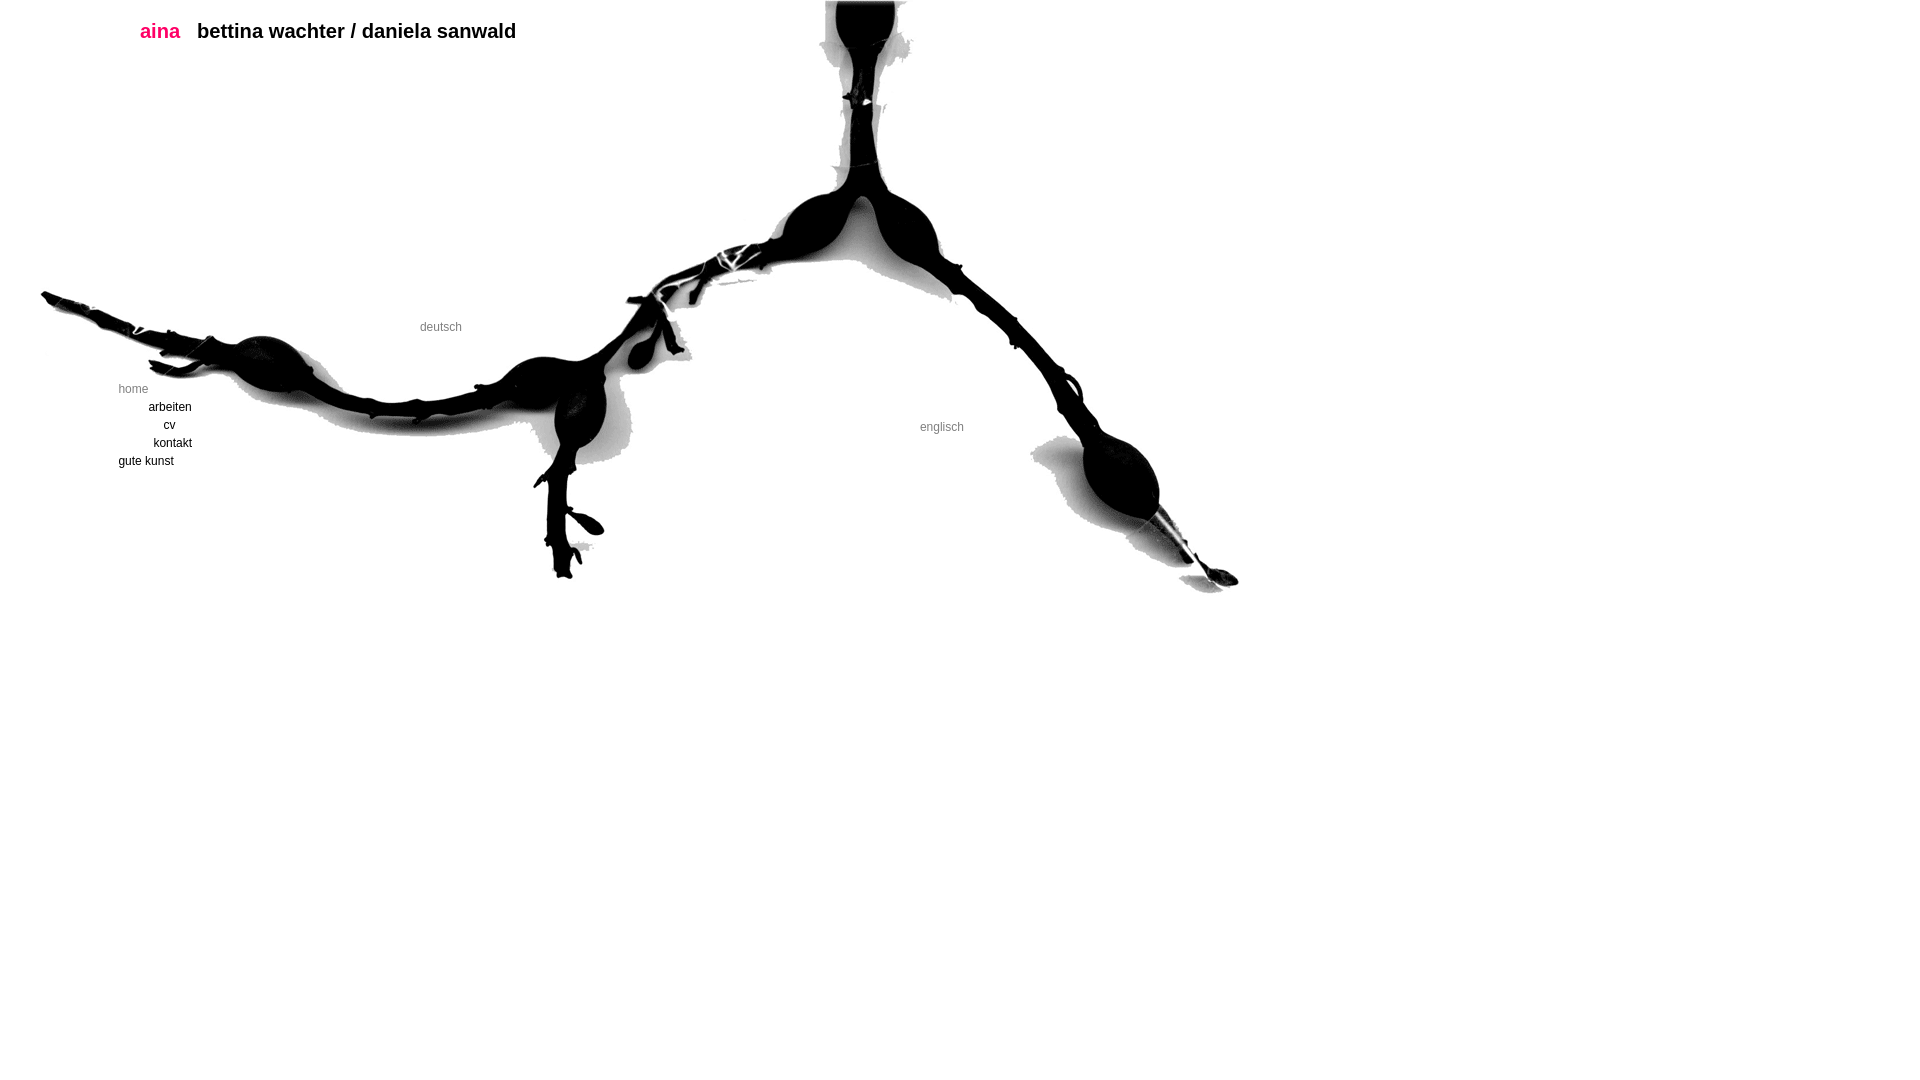 The height and width of the screenshot is (1080, 1920). What do you see at coordinates (239, 406) in the screenshot?
I see `'arbeiten'` at bounding box center [239, 406].